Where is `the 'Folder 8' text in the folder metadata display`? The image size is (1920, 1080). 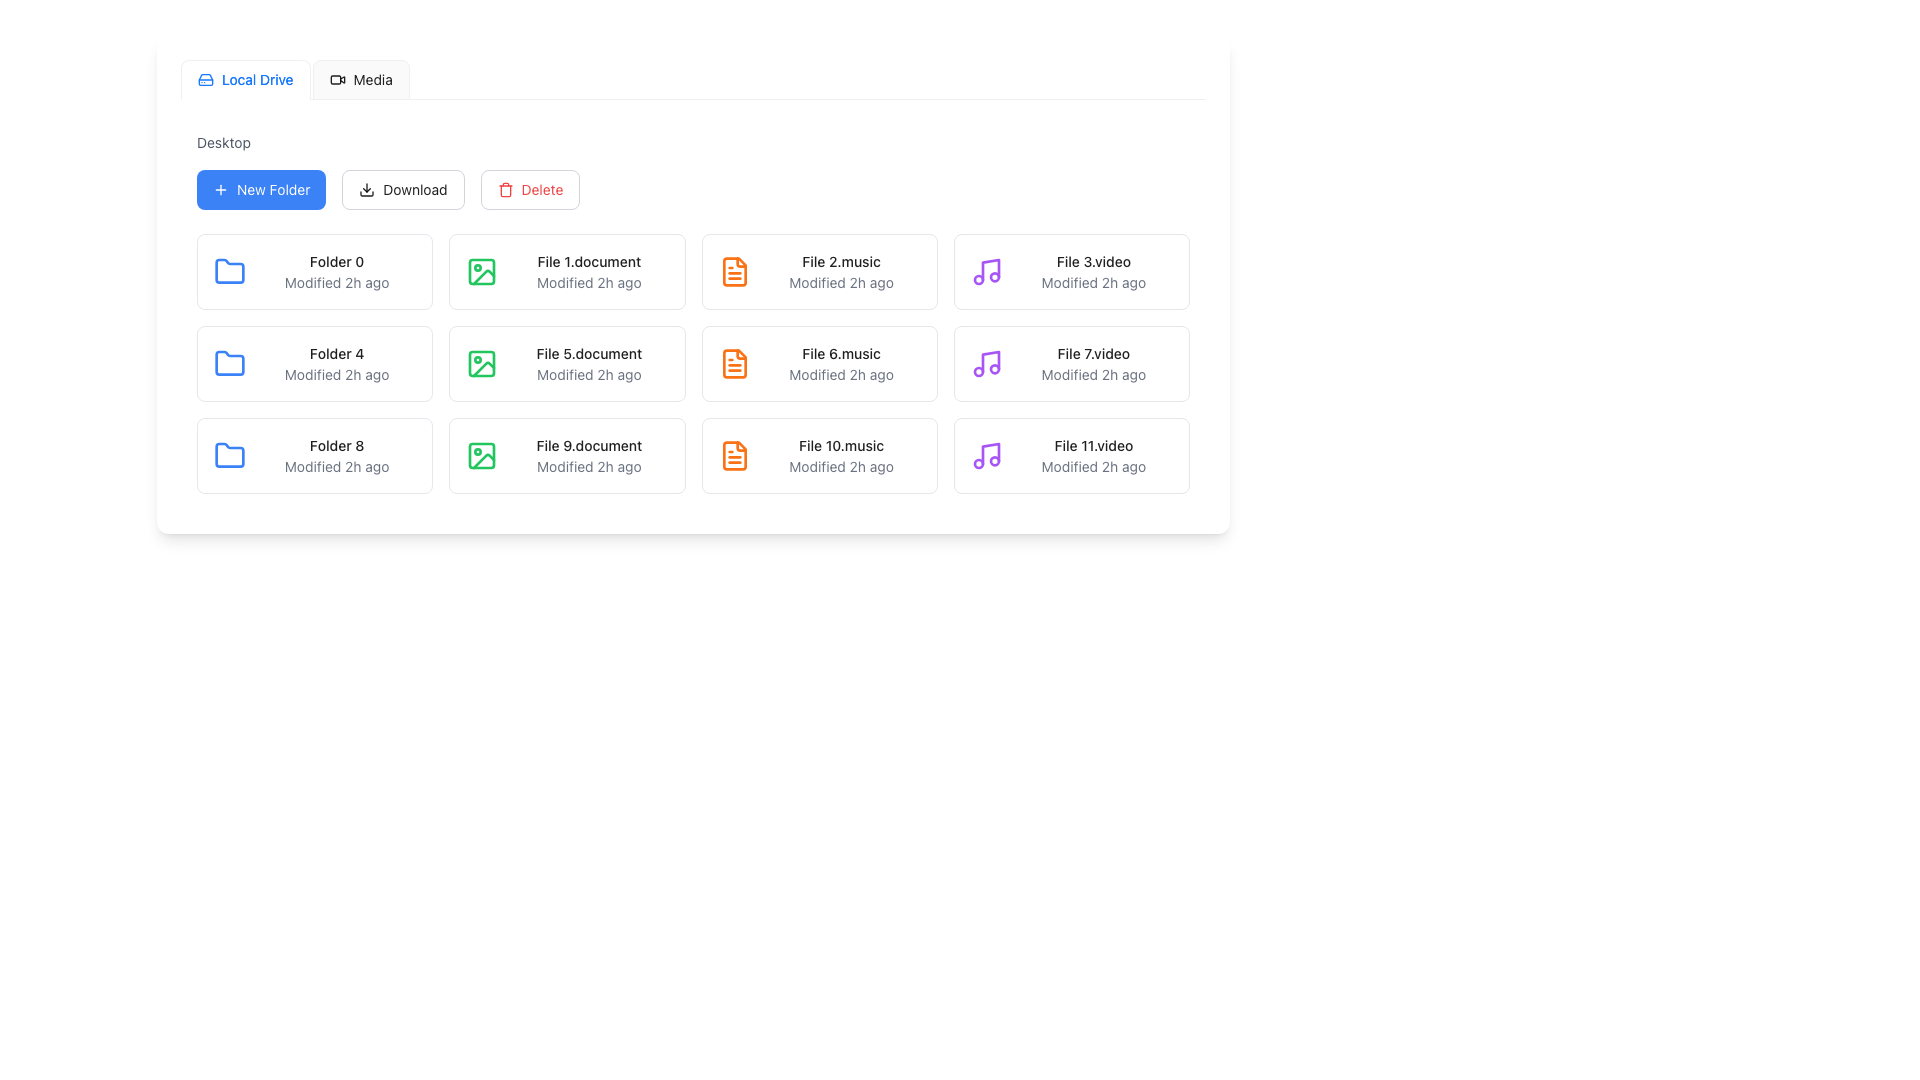 the 'Folder 8' text in the folder metadata display is located at coordinates (337, 455).